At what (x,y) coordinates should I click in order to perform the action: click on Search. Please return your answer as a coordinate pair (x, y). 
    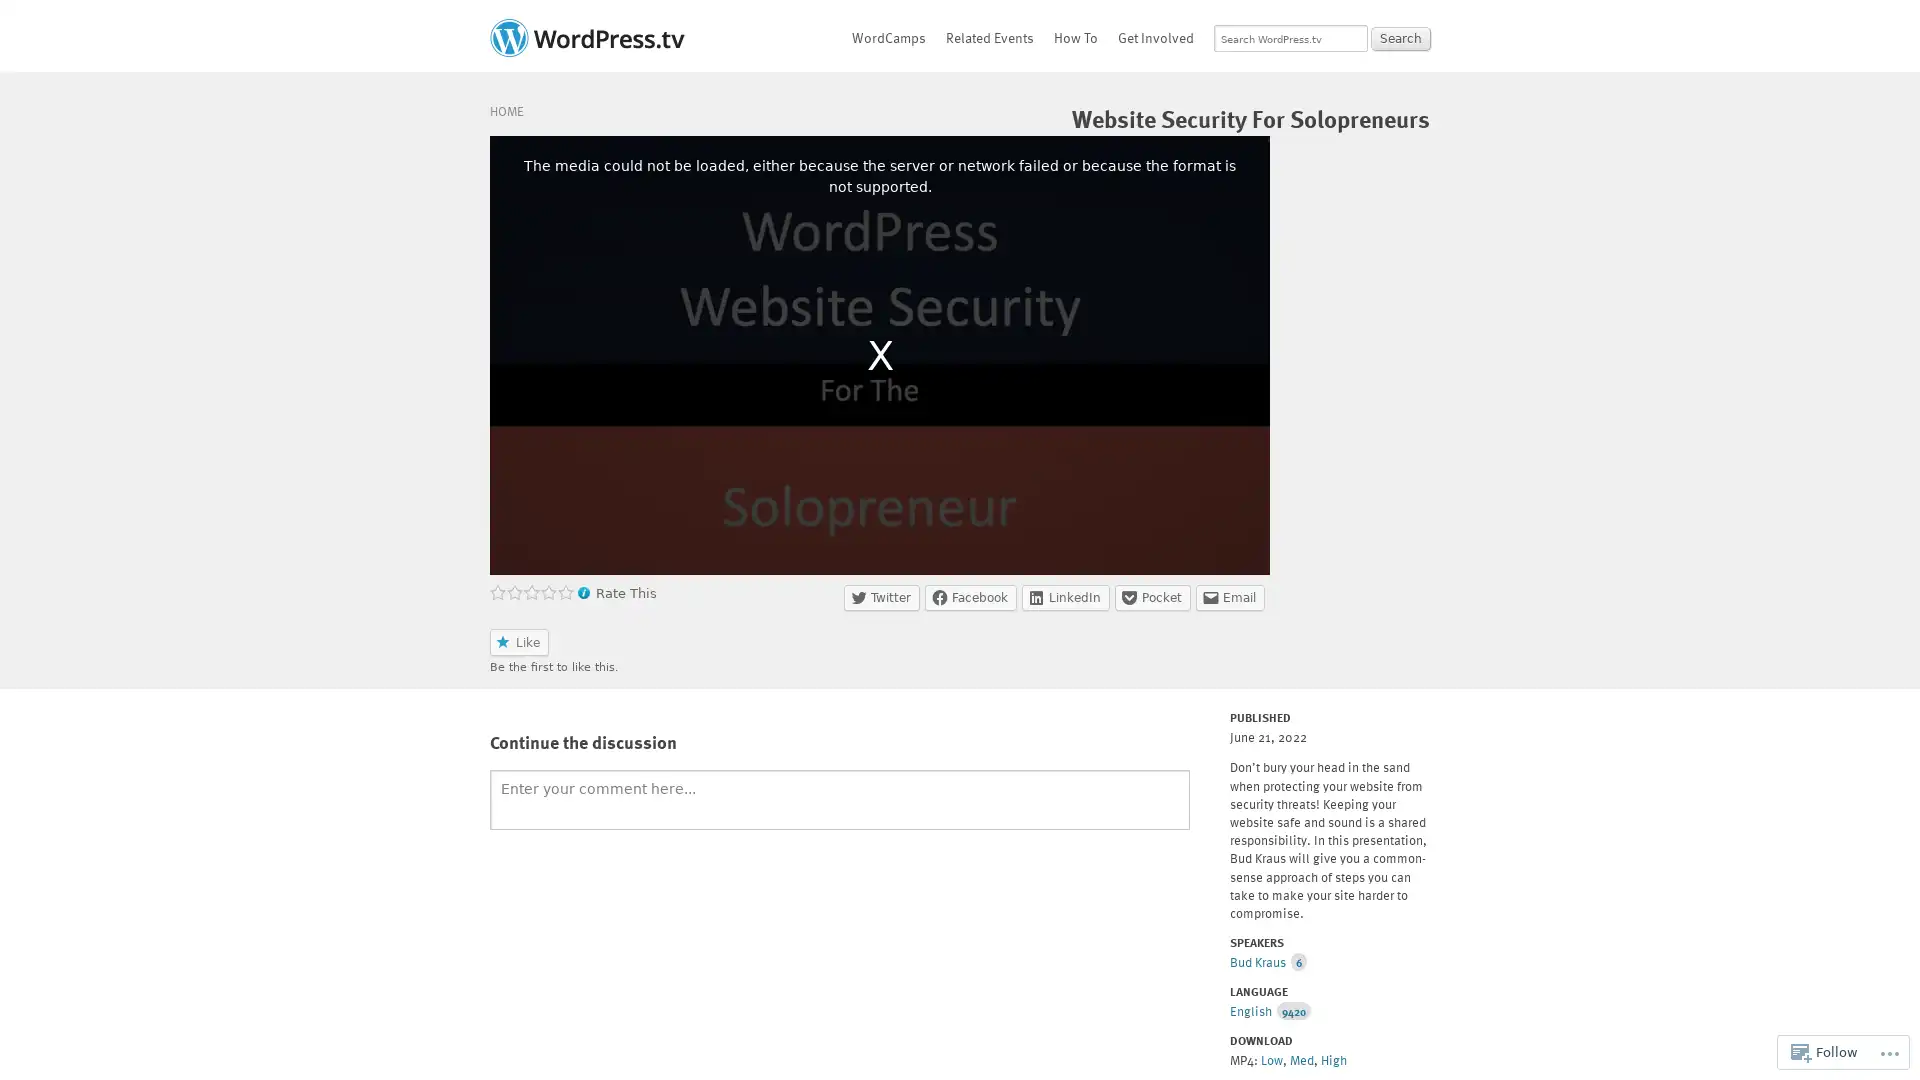
    Looking at the image, I should click on (1400, 38).